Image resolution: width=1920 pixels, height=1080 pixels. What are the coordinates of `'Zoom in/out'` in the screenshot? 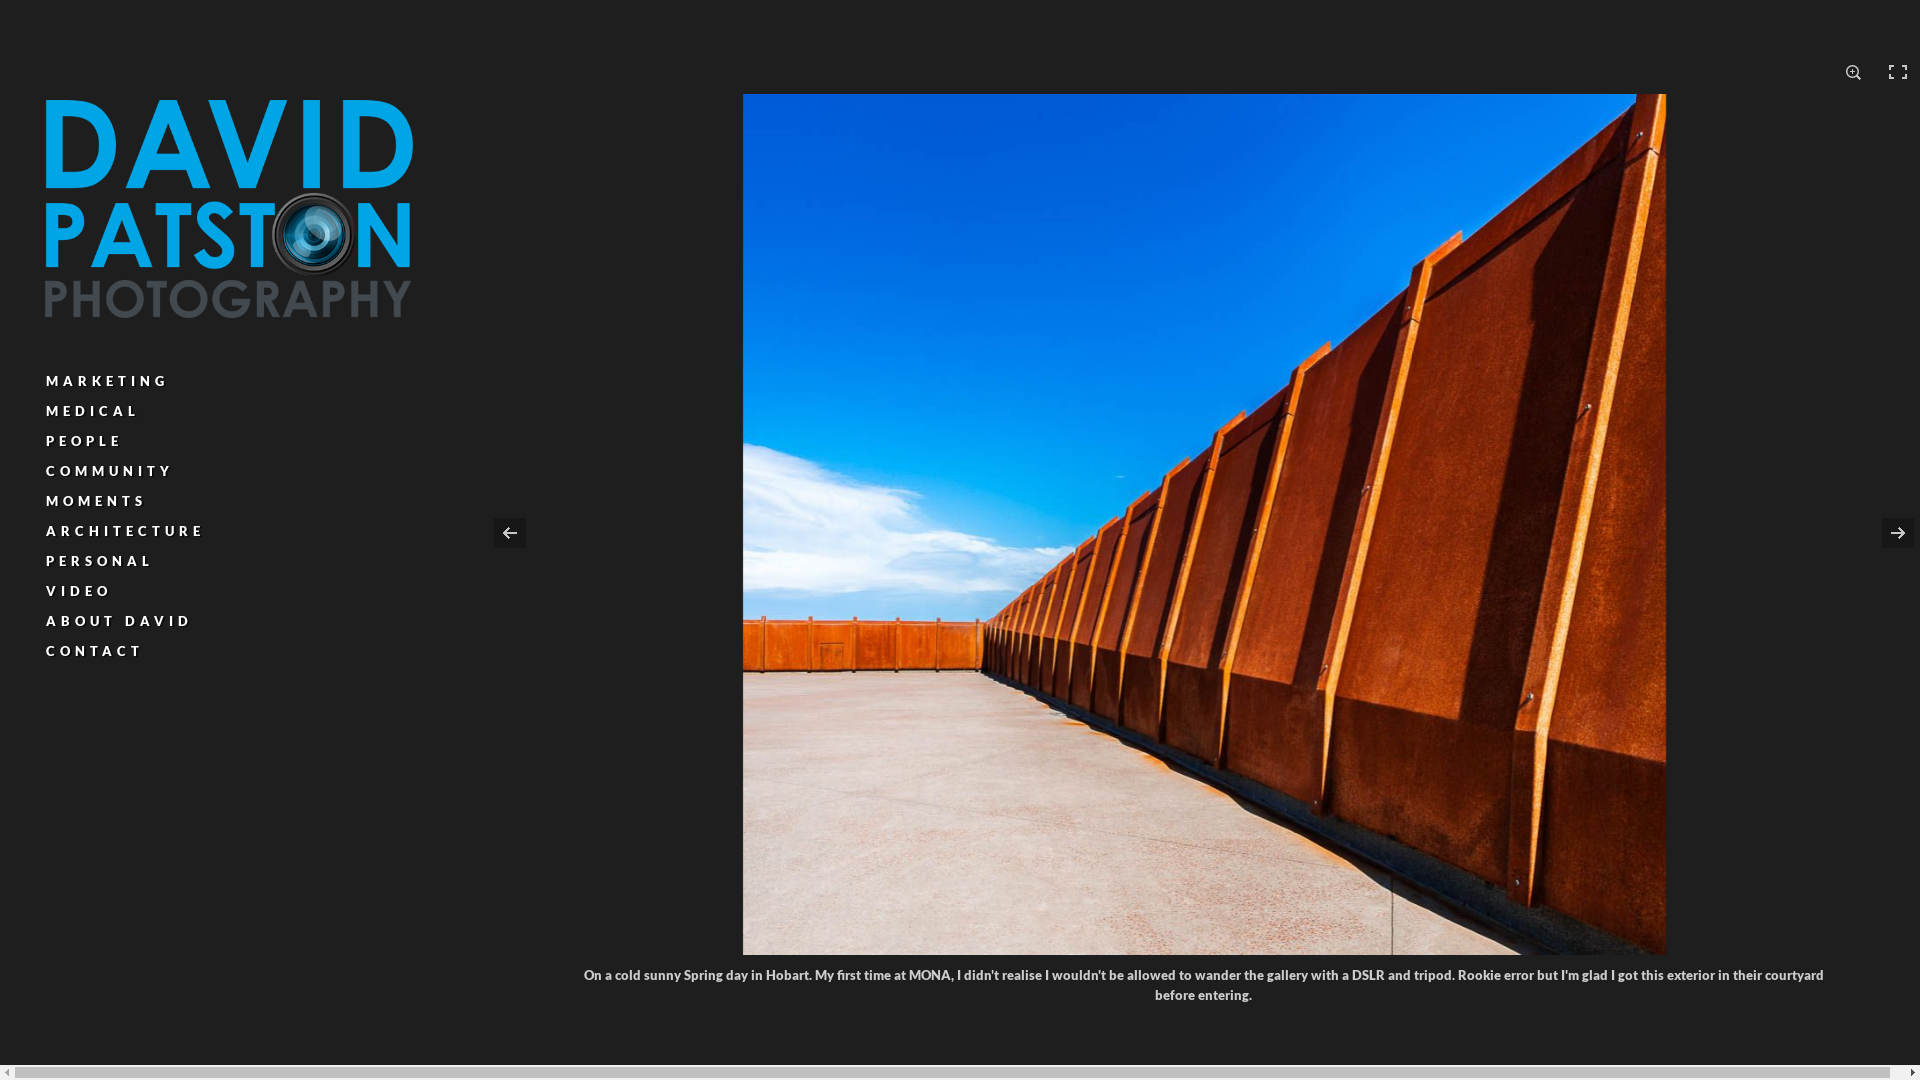 It's located at (1852, 71).